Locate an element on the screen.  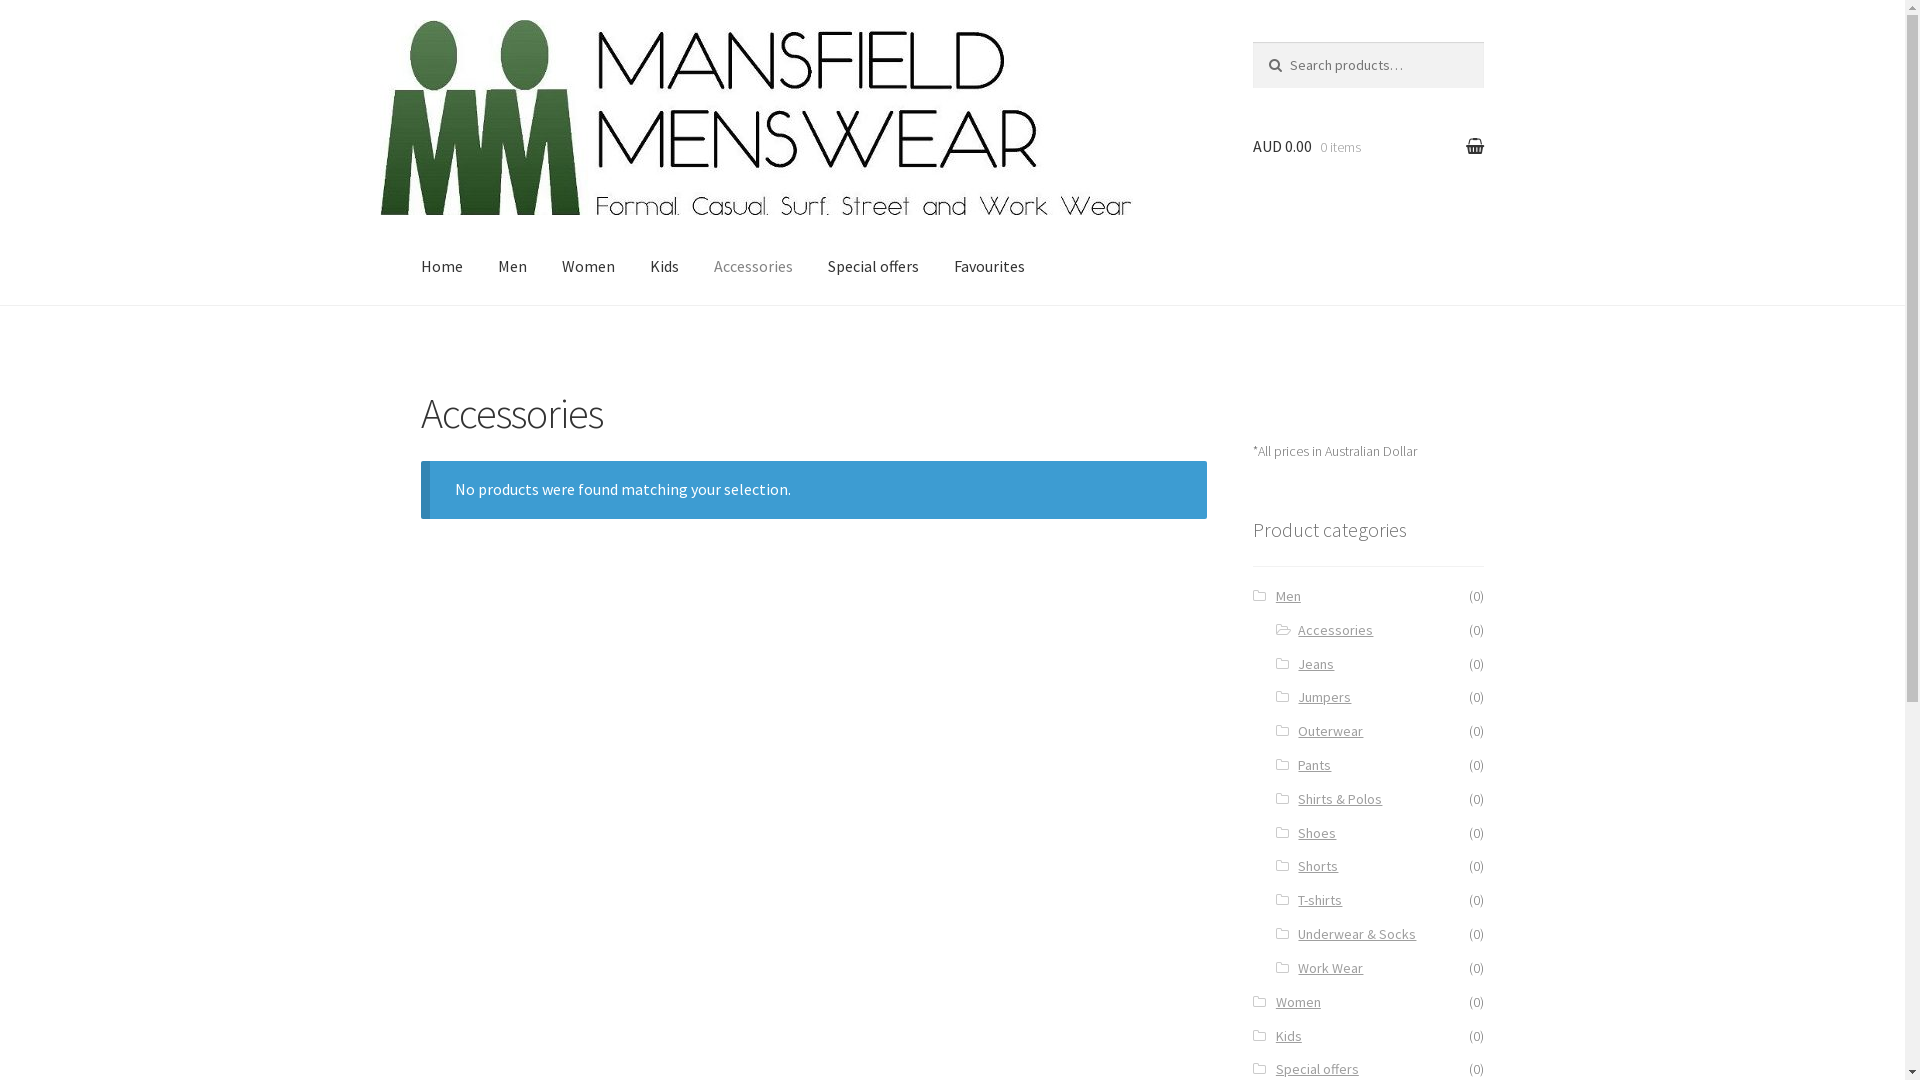
'Shorts' is located at coordinates (1318, 865).